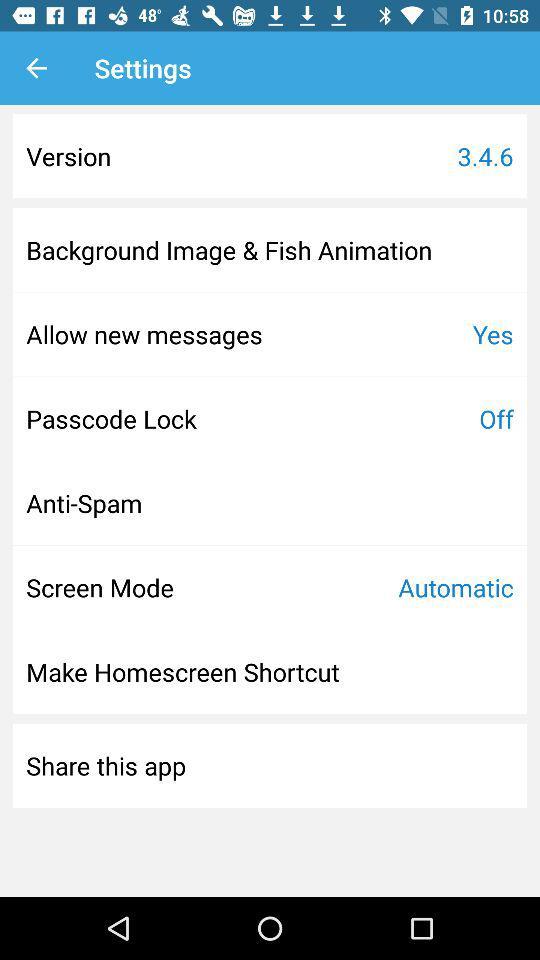  What do you see at coordinates (111, 417) in the screenshot?
I see `icon to the left of the off icon` at bounding box center [111, 417].